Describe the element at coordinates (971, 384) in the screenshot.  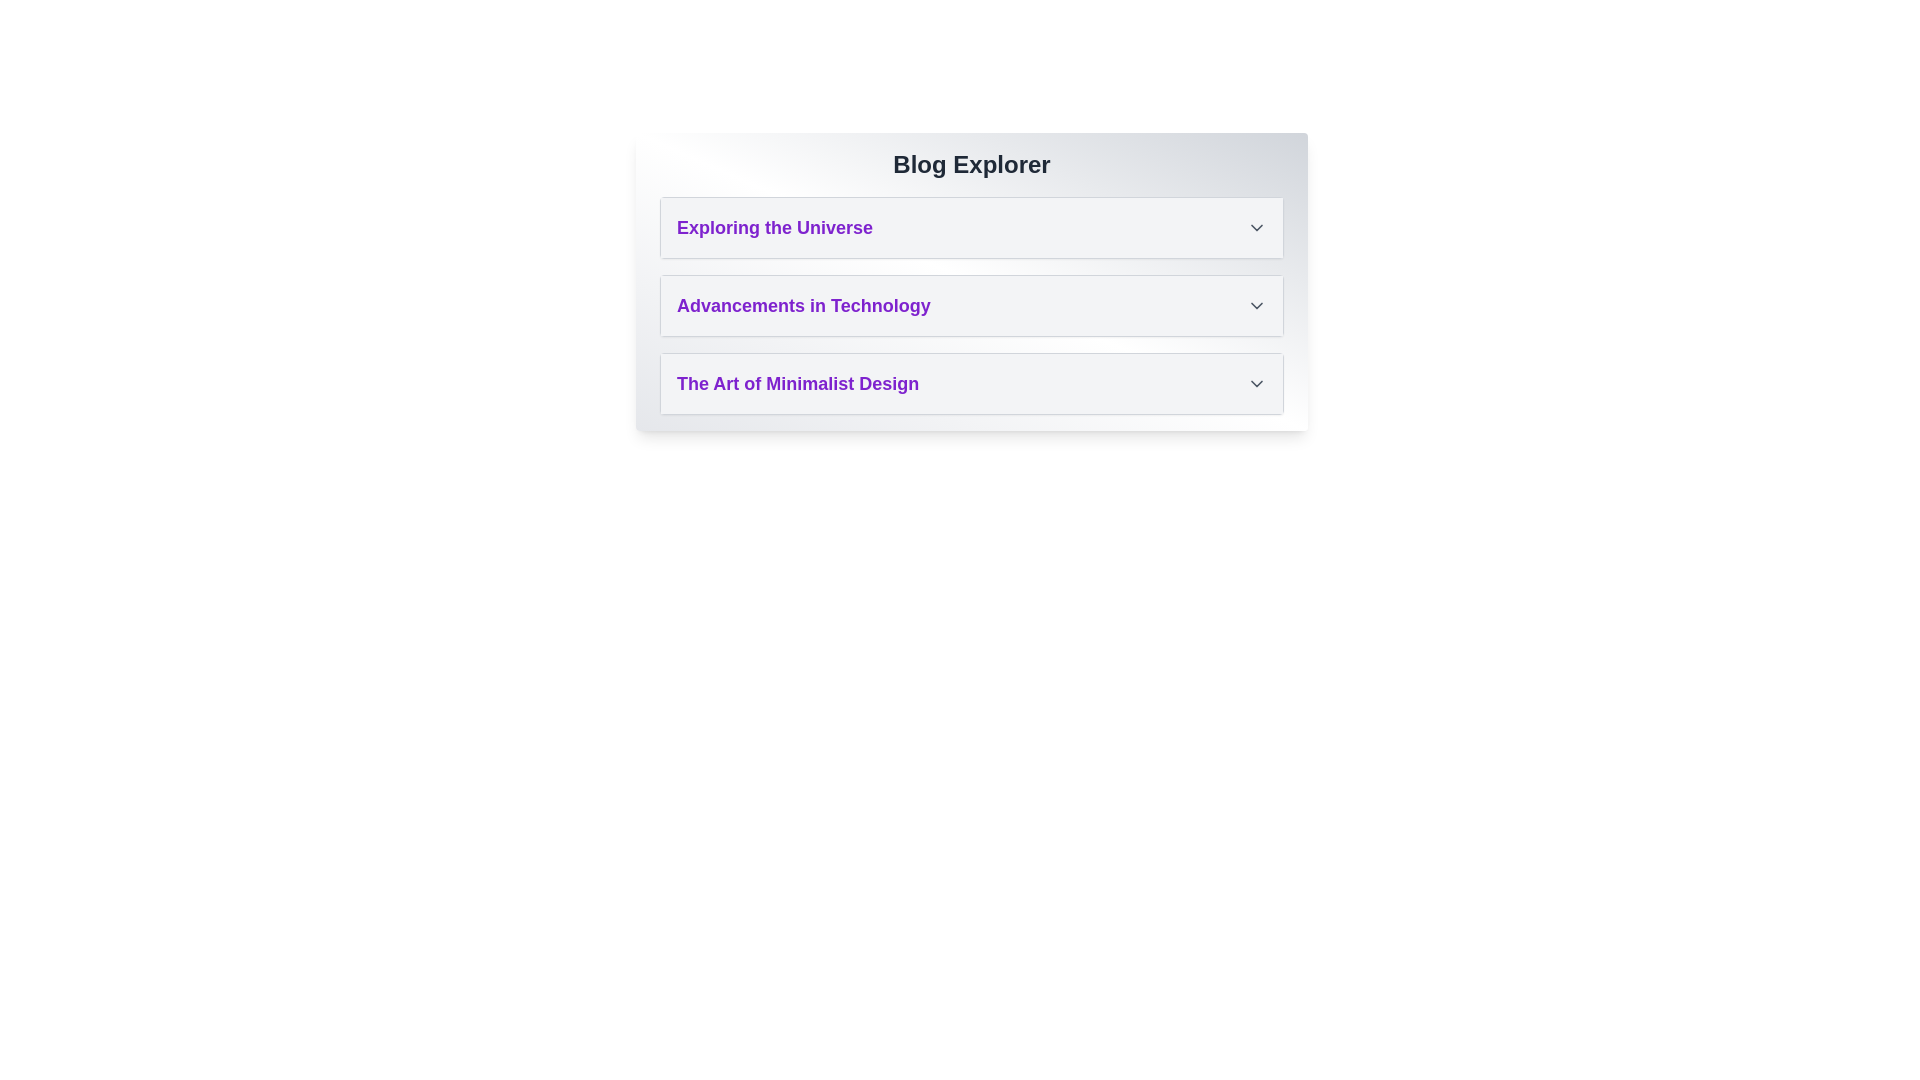
I see `the third item in the 'Blog Explorer' list, which is related to 'The Art of Minimalist Design'` at that location.